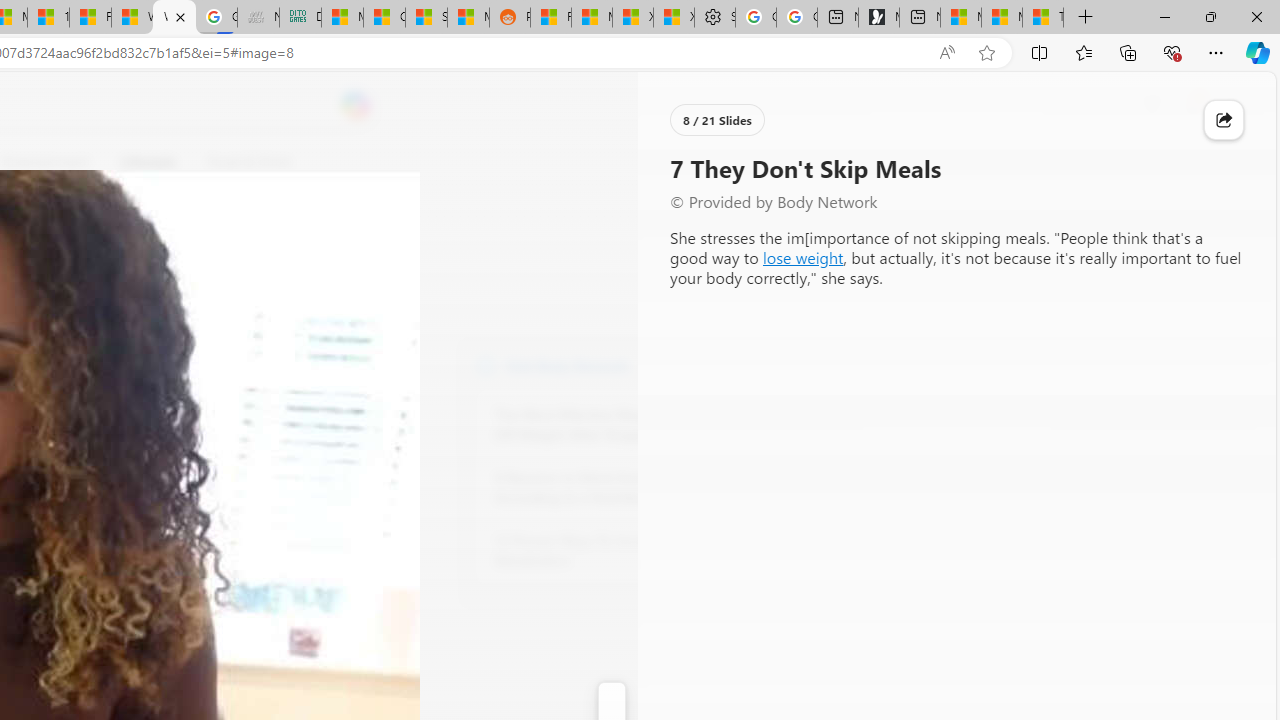 Image resolution: width=1280 pixels, height=720 pixels. I want to click on 'MSNBC - MSN', so click(343, 17).